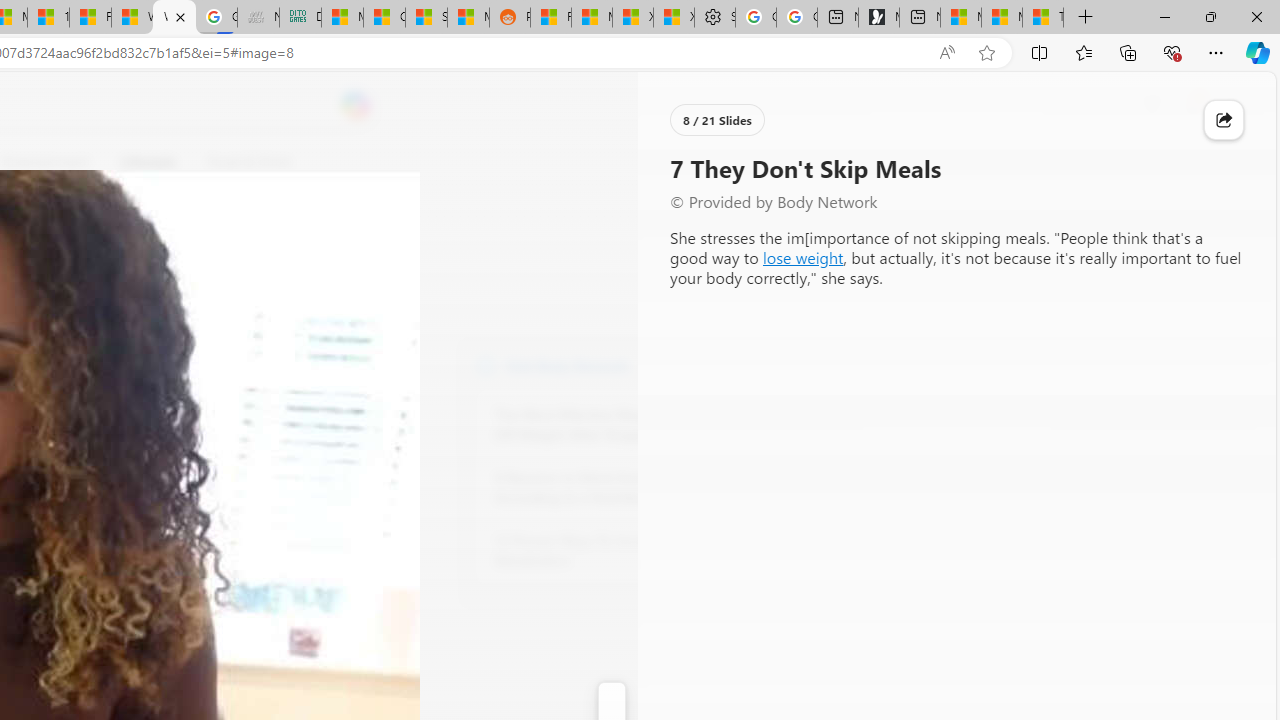 Image resolution: width=1280 pixels, height=720 pixels. I want to click on 'MSNBC - MSN', so click(343, 17).